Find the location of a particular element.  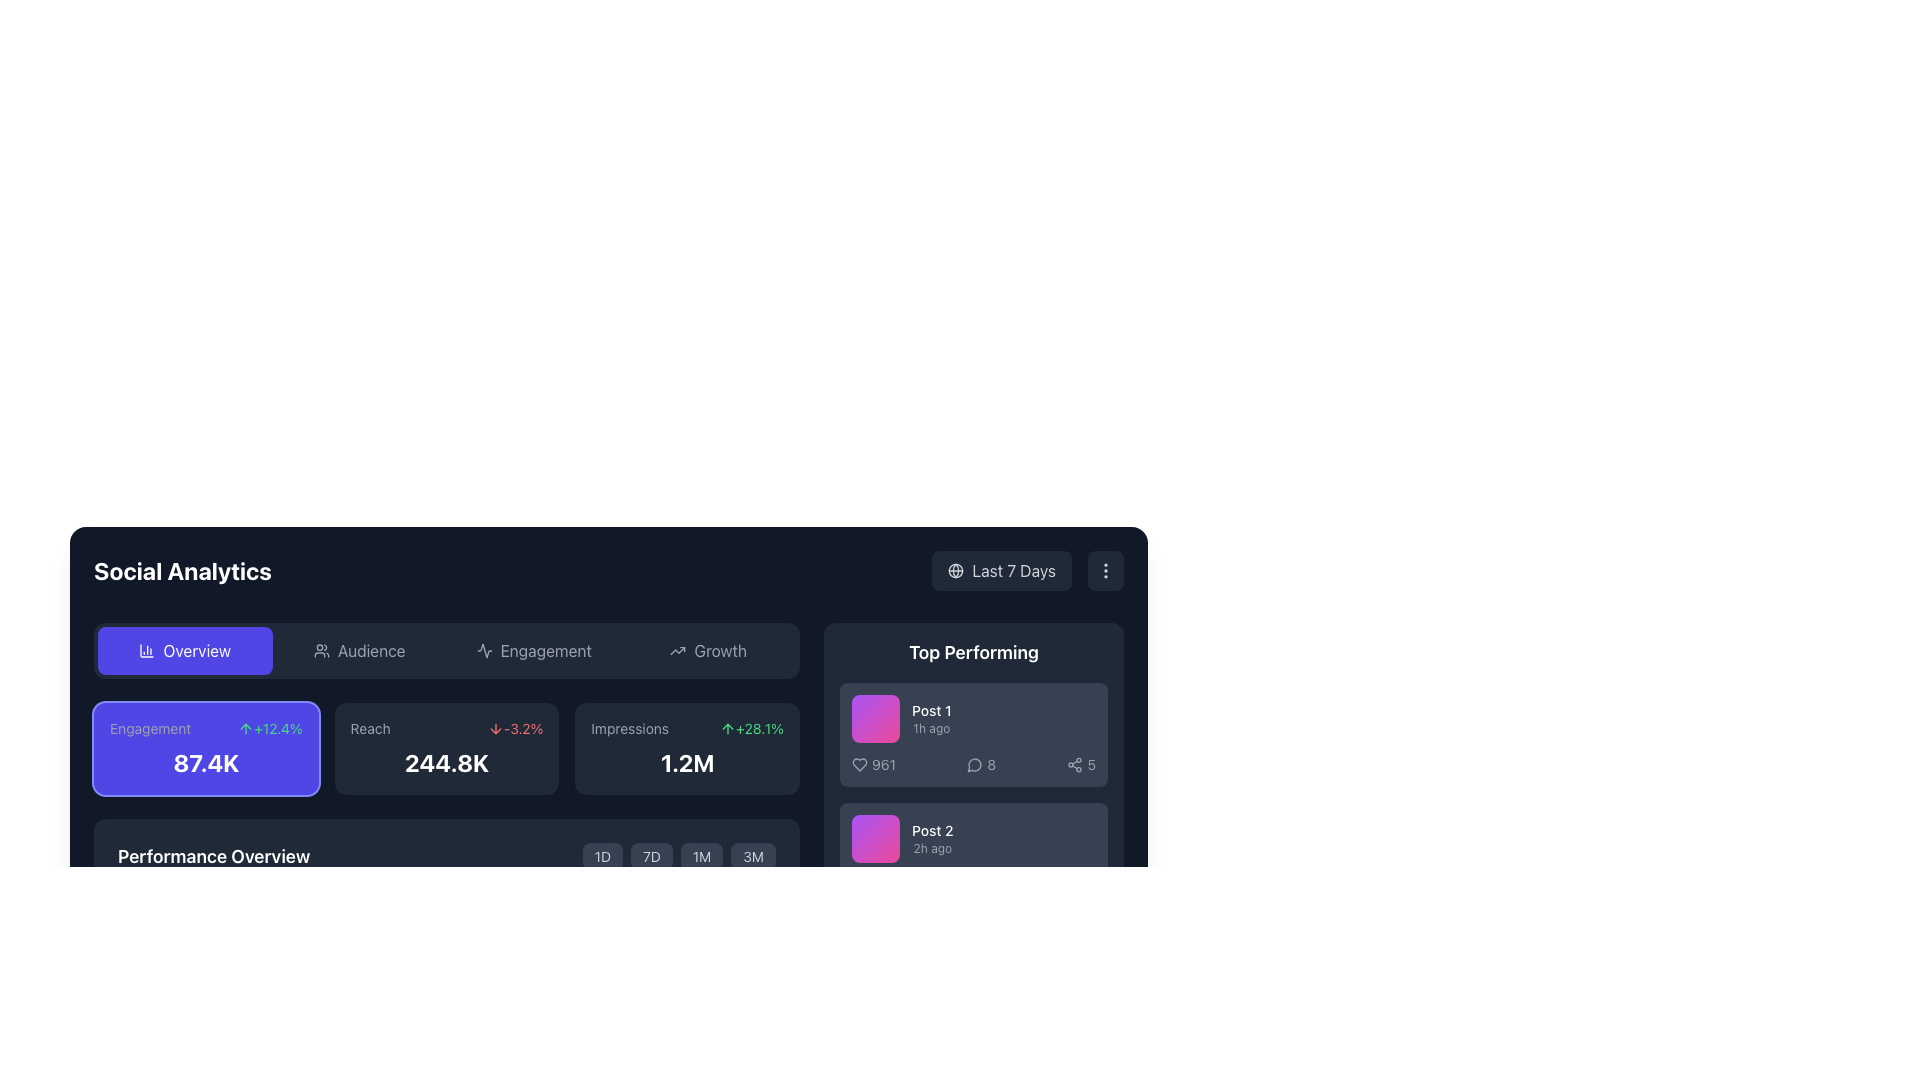

the first SVG Icon in the 'Engagement' section, which visually represents activity or analytics related to engagement is located at coordinates (484, 651).